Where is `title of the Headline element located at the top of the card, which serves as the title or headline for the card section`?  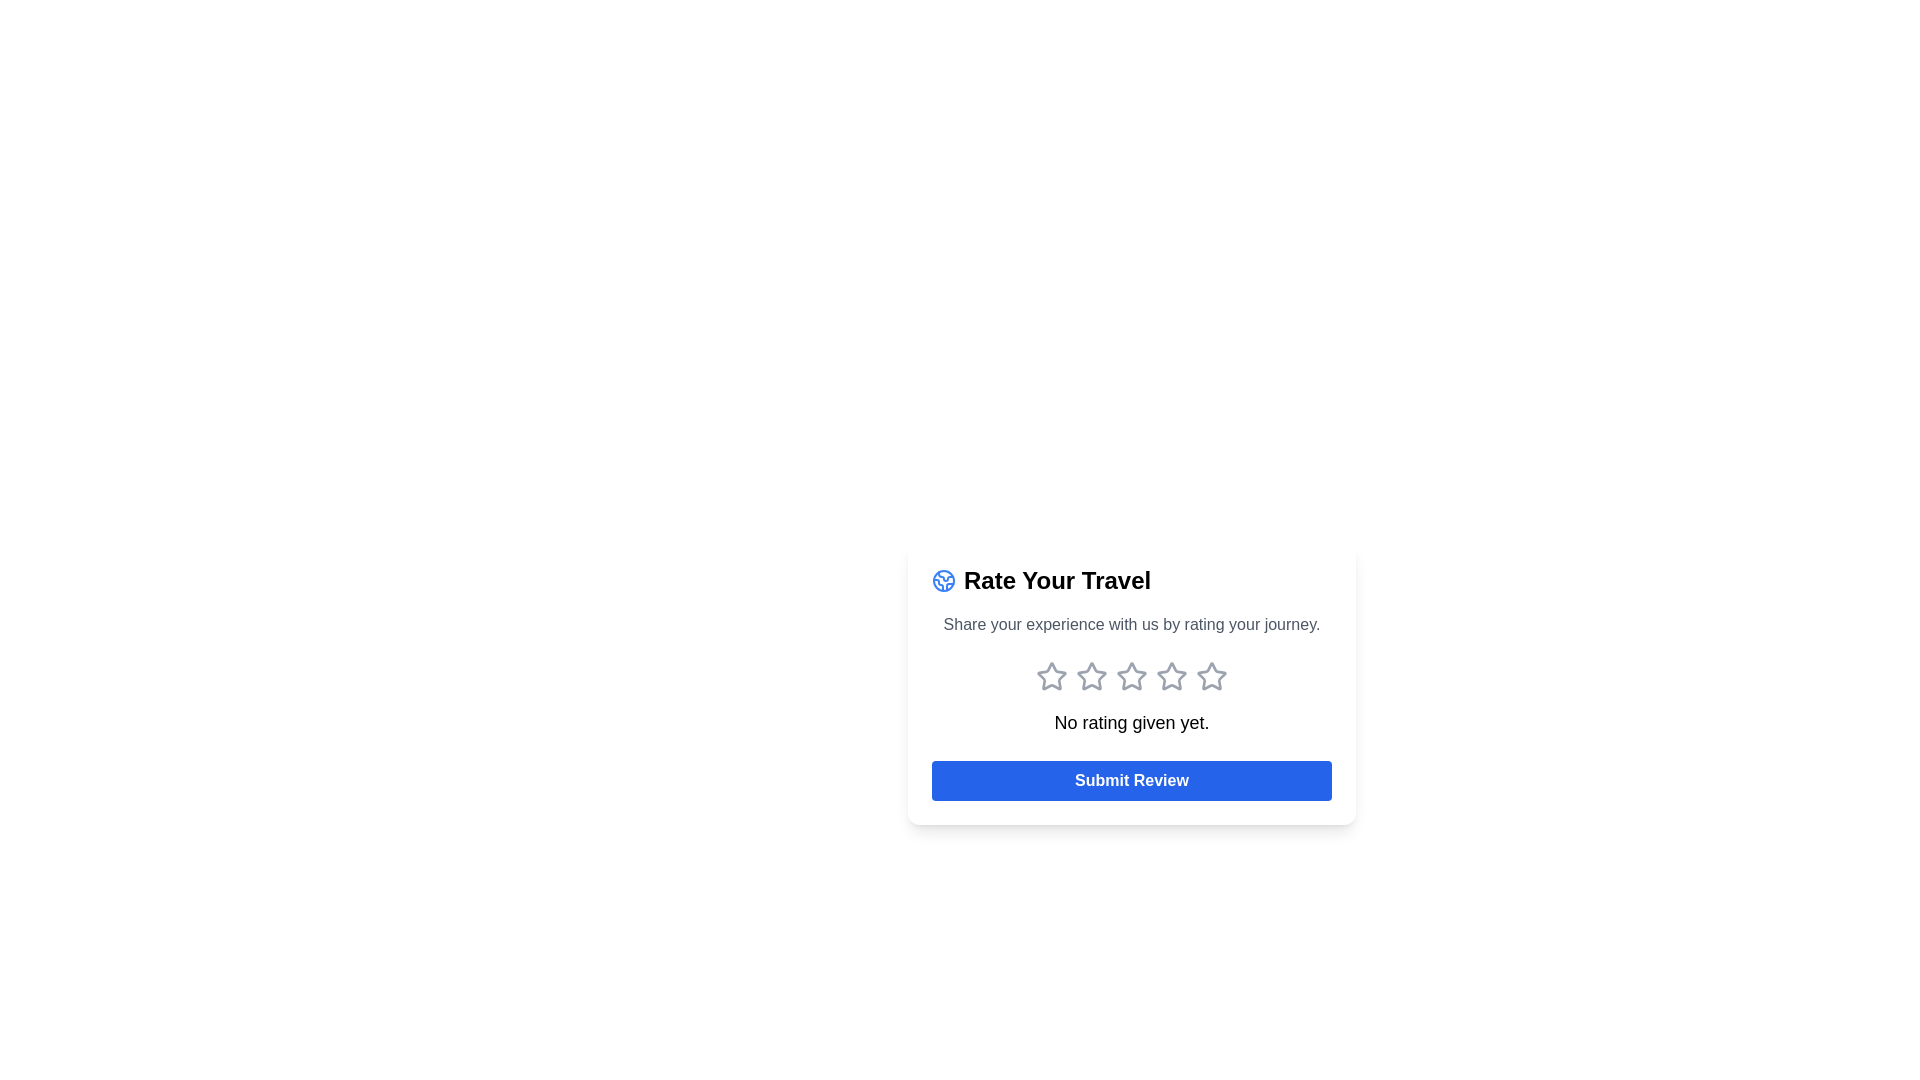 title of the Headline element located at the top of the card, which serves as the title or headline for the card section is located at coordinates (1132, 581).